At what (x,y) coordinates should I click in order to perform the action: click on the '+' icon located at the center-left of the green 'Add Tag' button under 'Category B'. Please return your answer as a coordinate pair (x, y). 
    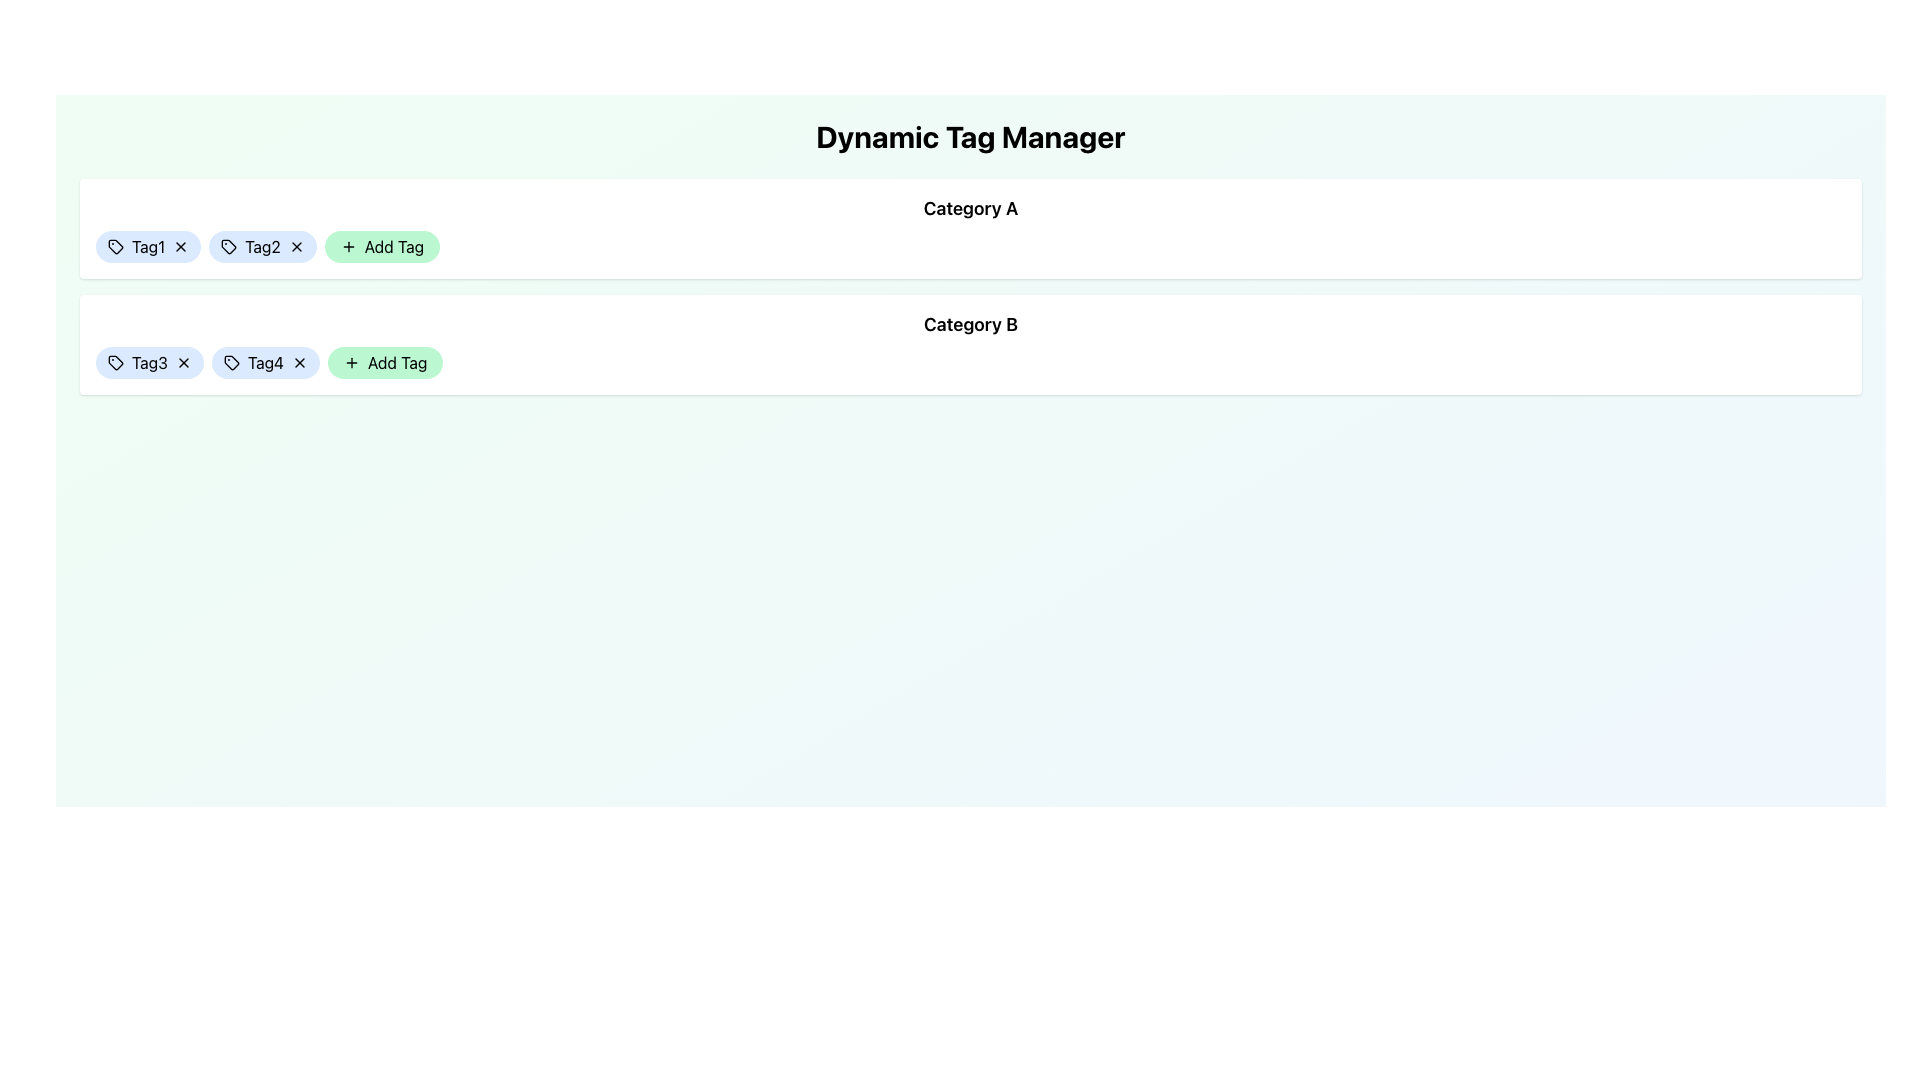
    Looking at the image, I should click on (351, 362).